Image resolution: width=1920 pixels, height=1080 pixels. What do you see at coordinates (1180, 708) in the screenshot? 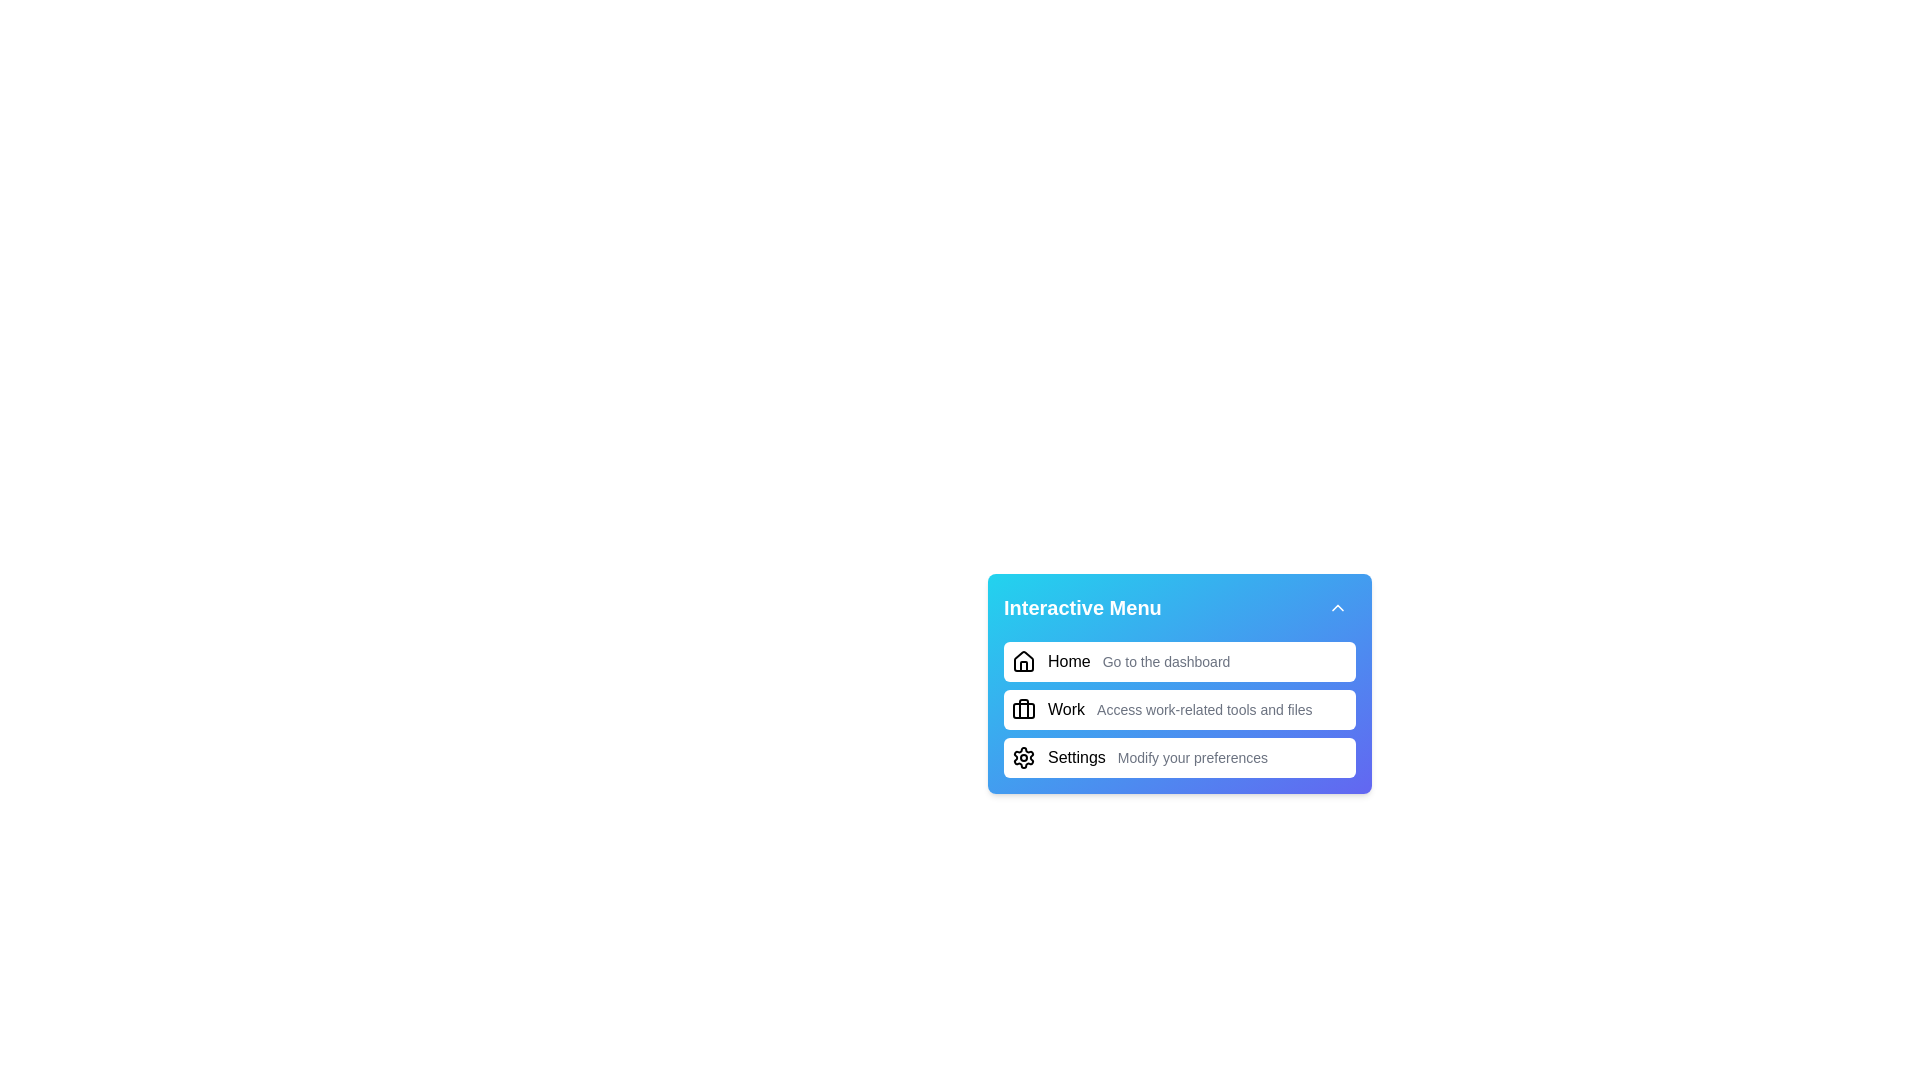
I see `the second item in the 'Interactive Menu' list, which is associated with the 'Work' section` at bounding box center [1180, 708].